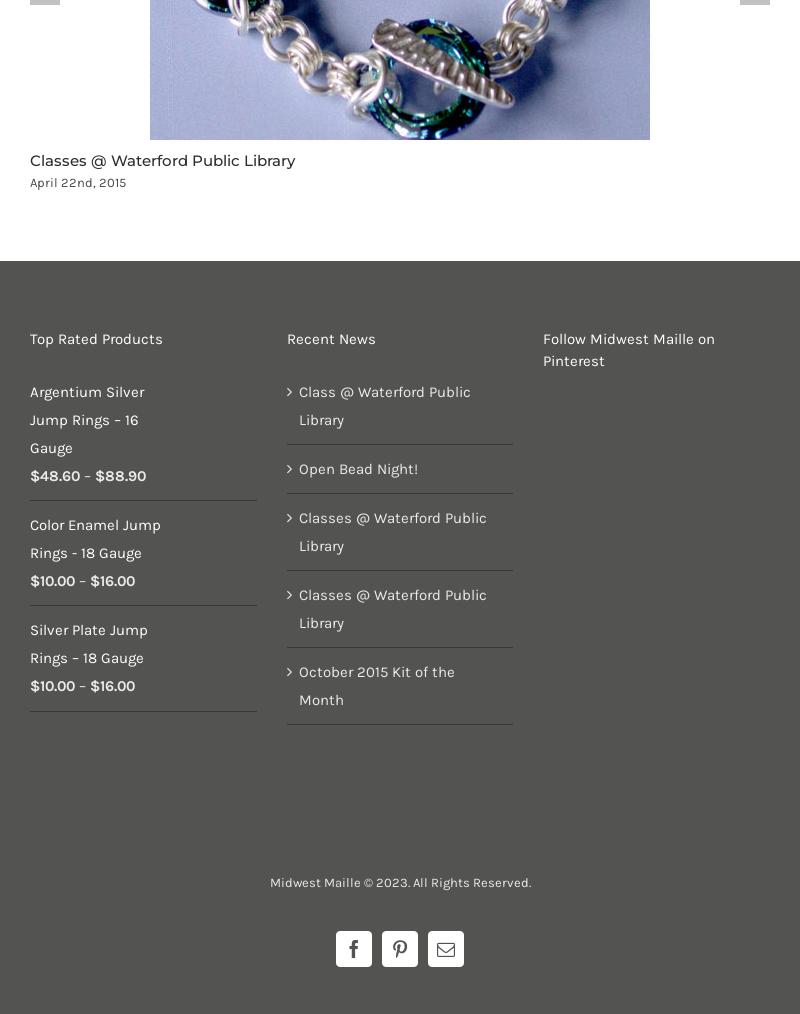 The width and height of the screenshot is (800, 1014). What do you see at coordinates (383, 405) in the screenshot?
I see `'Class @ Waterford Public Library'` at bounding box center [383, 405].